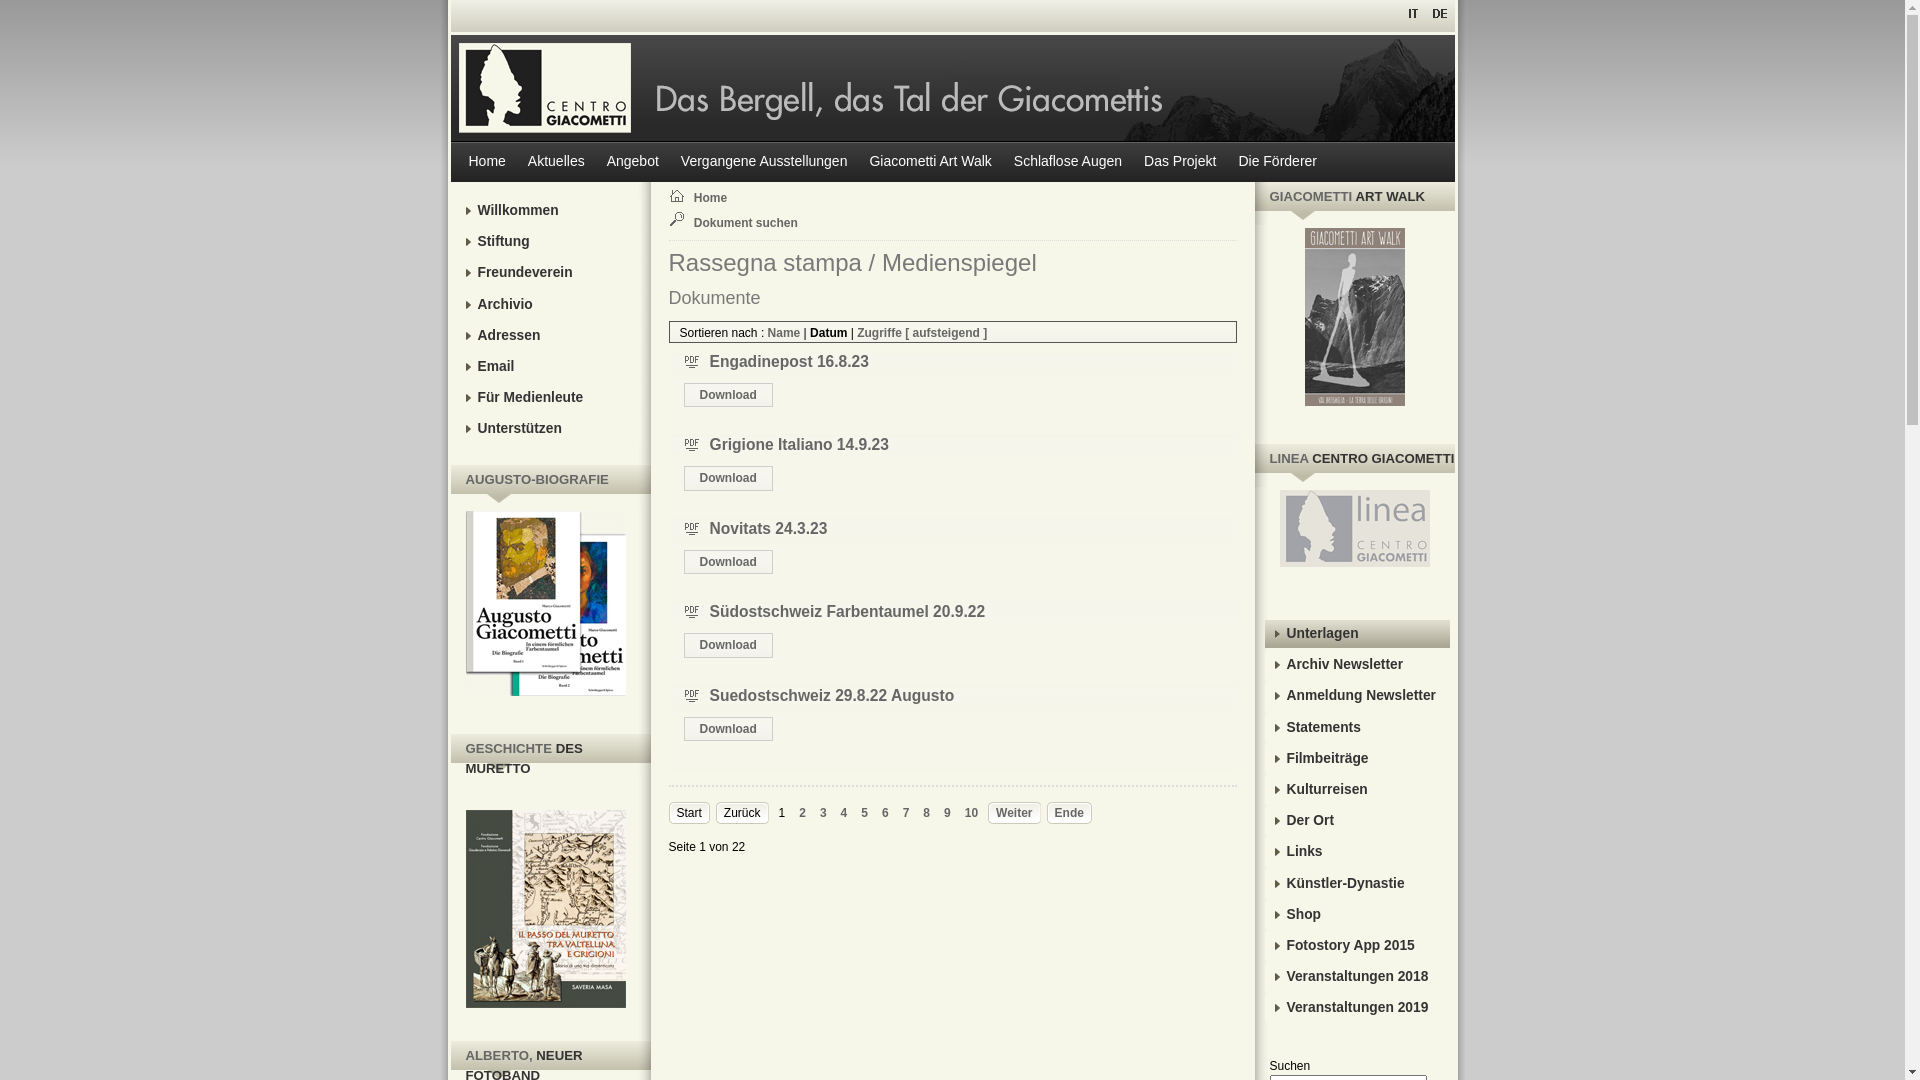 This screenshot has height=1080, width=1920. I want to click on 'Novitats 24.3.23', so click(767, 527).